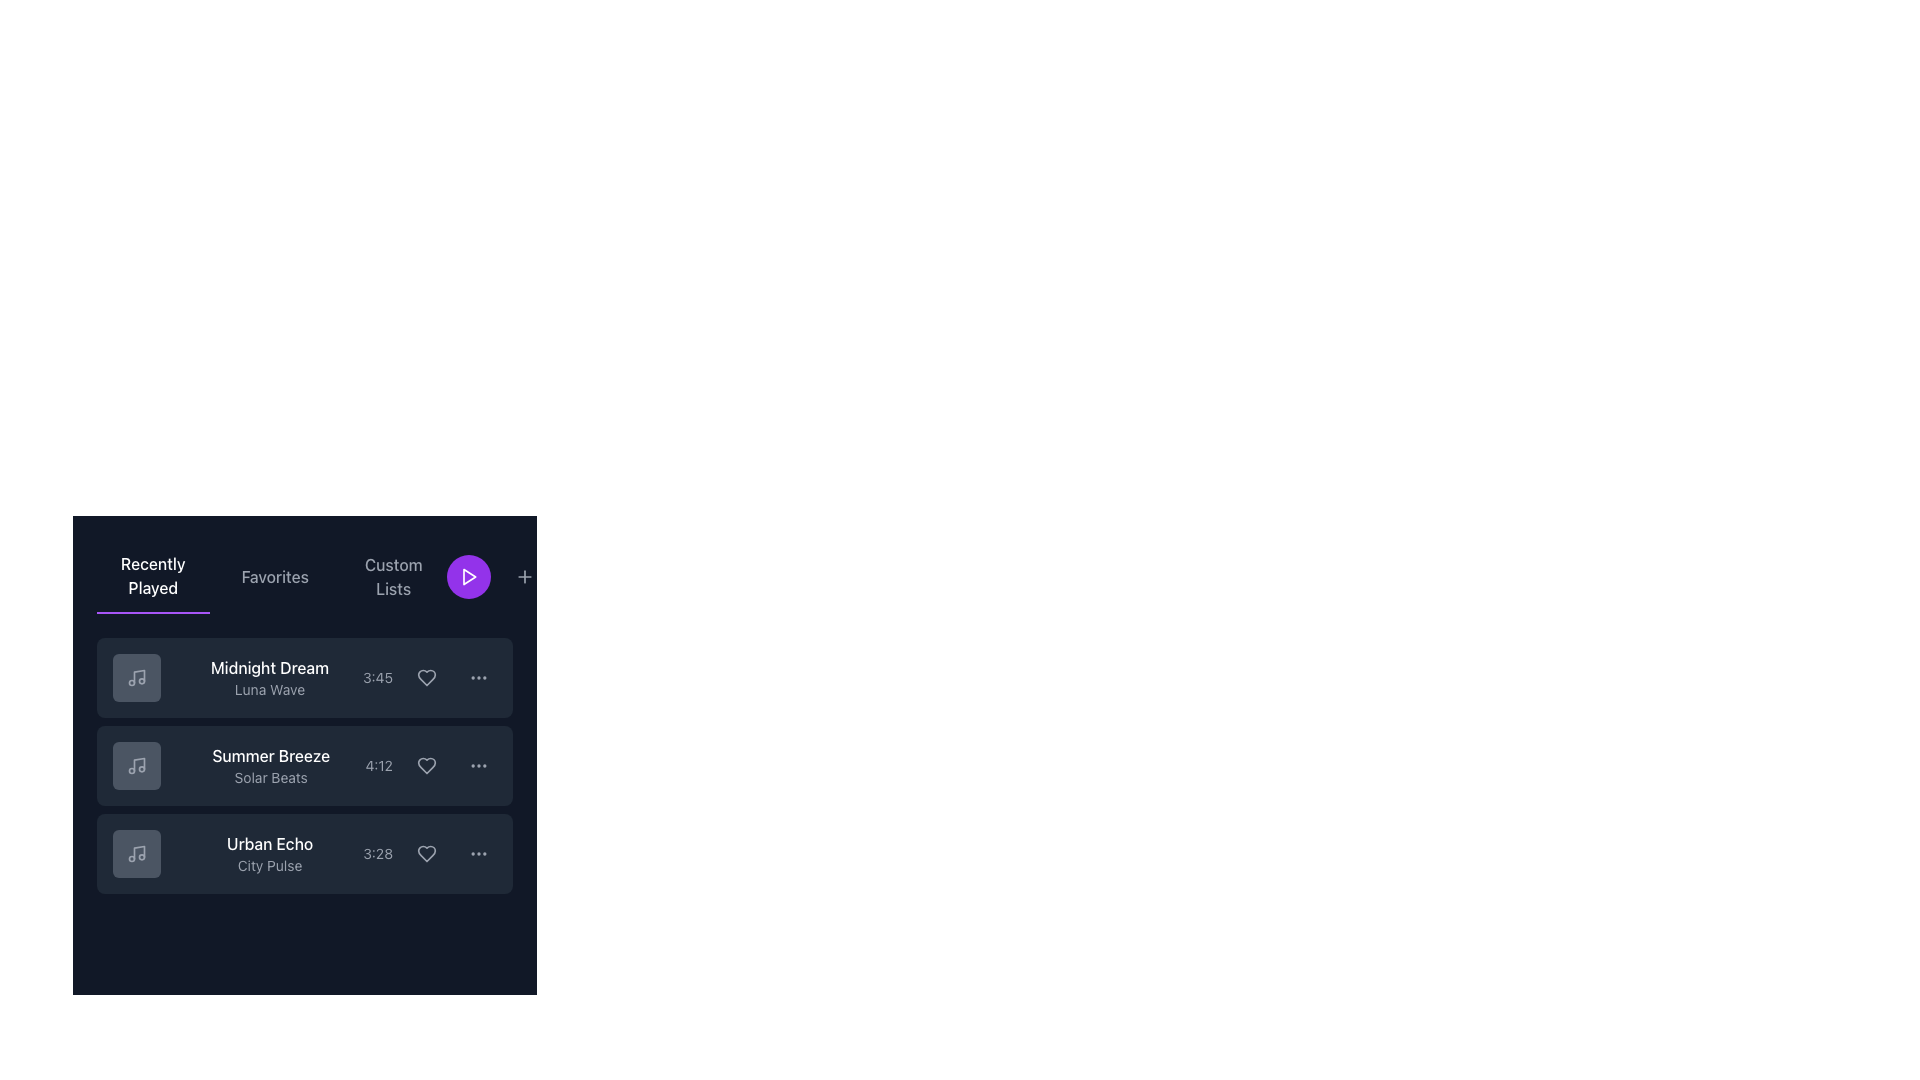  I want to click on the static text label that serves as a subtitle for 'Midnight Dream', located under the 'Recently Played' section, so click(268, 689).